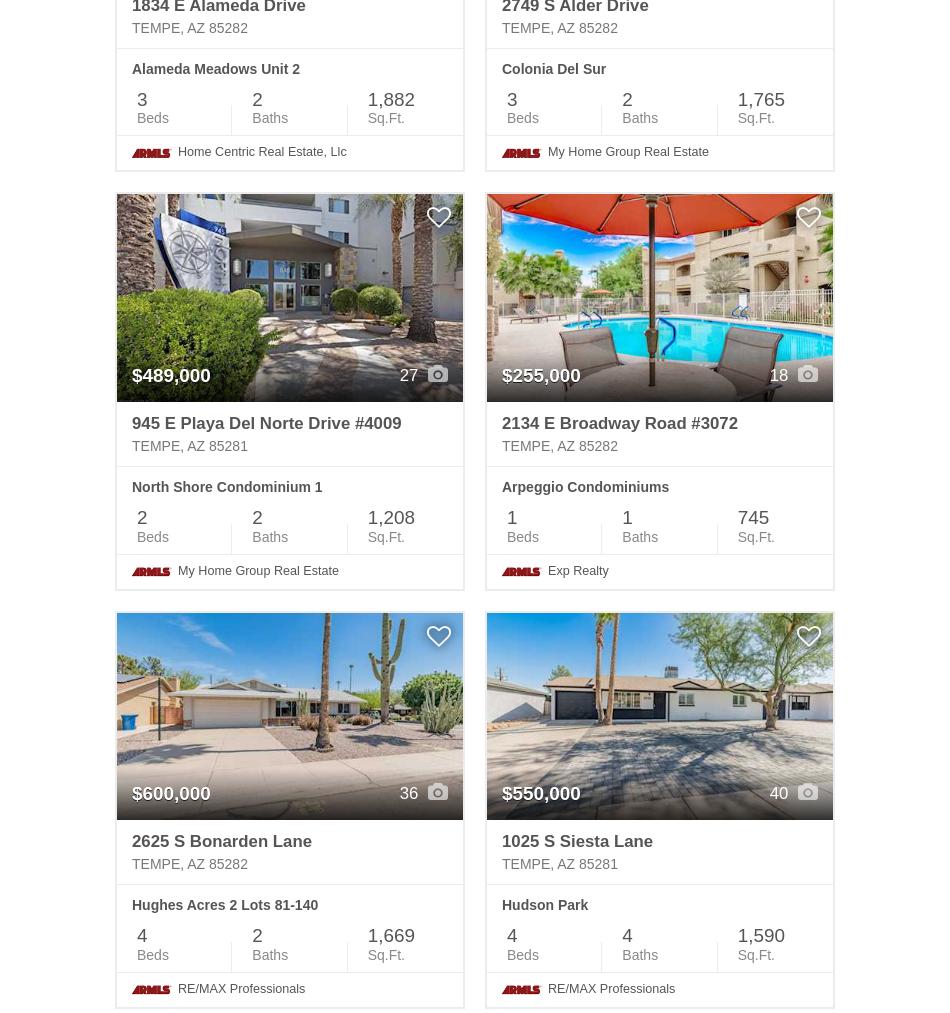 This screenshot has width=950, height=1013. Describe the element at coordinates (171, 793) in the screenshot. I see `'$600,000'` at that location.